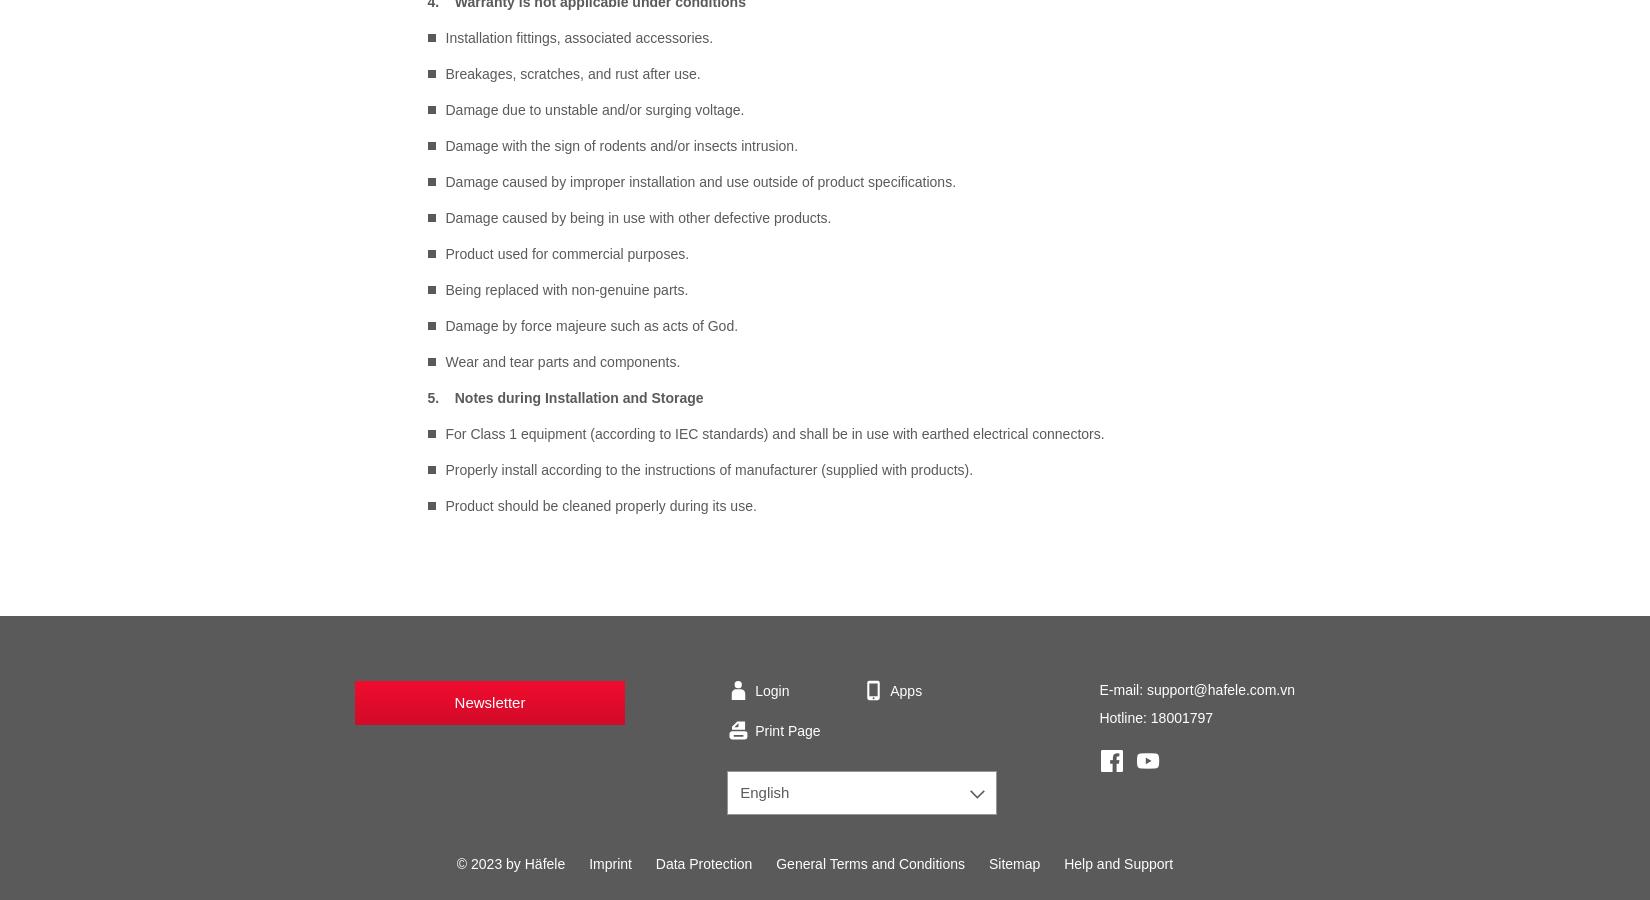  Describe the element at coordinates (1220, 689) in the screenshot. I see `'support@hafele.com.vn'` at that location.